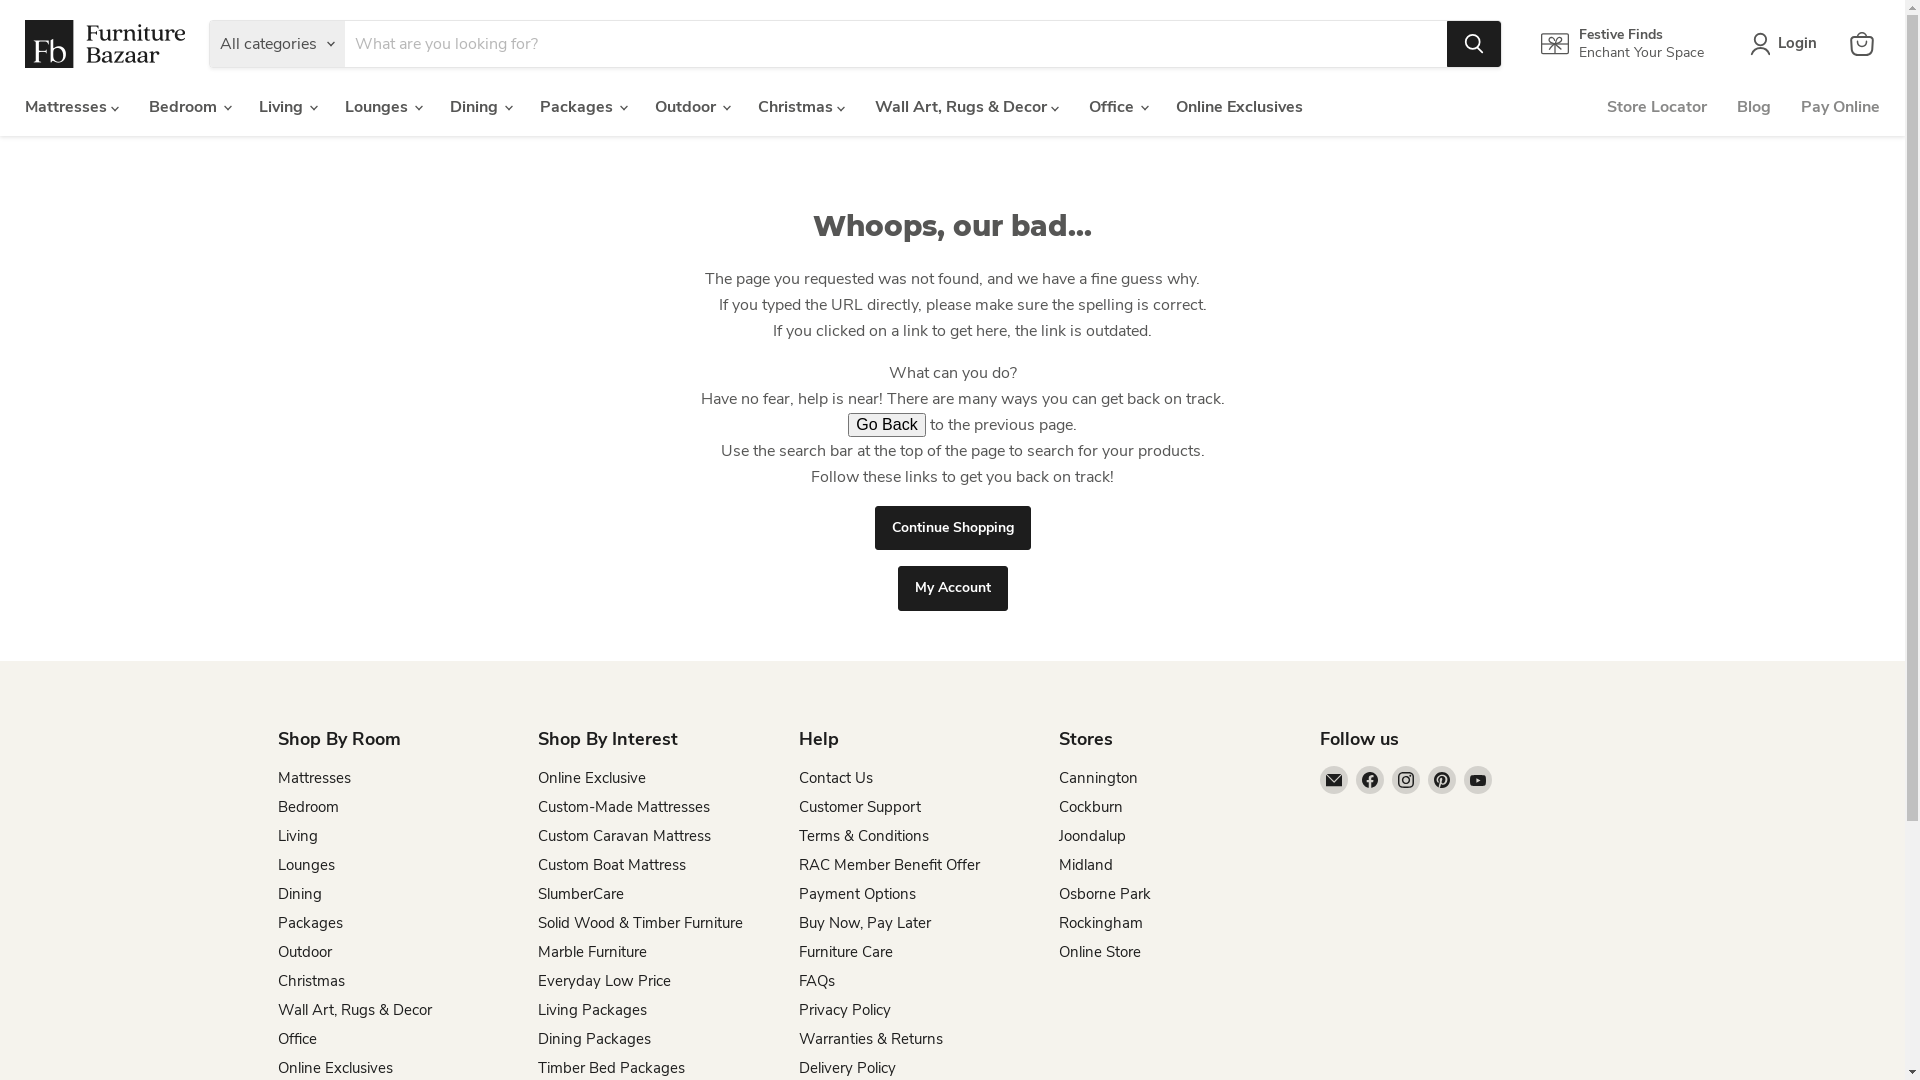  Describe the element at coordinates (1861, 43) in the screenshot. I see `'View cart'` at that location.